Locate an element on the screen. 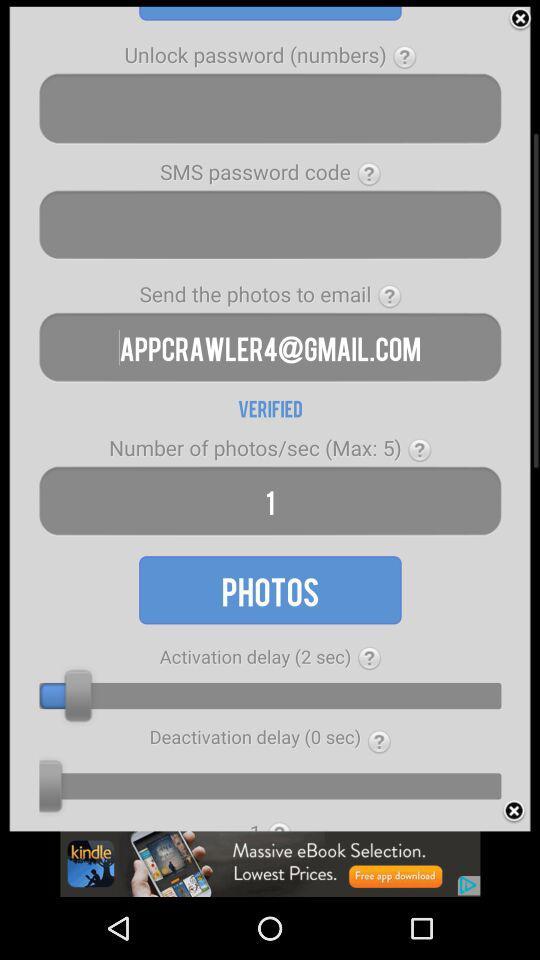  text box for password is located at coordinates (270, 108).